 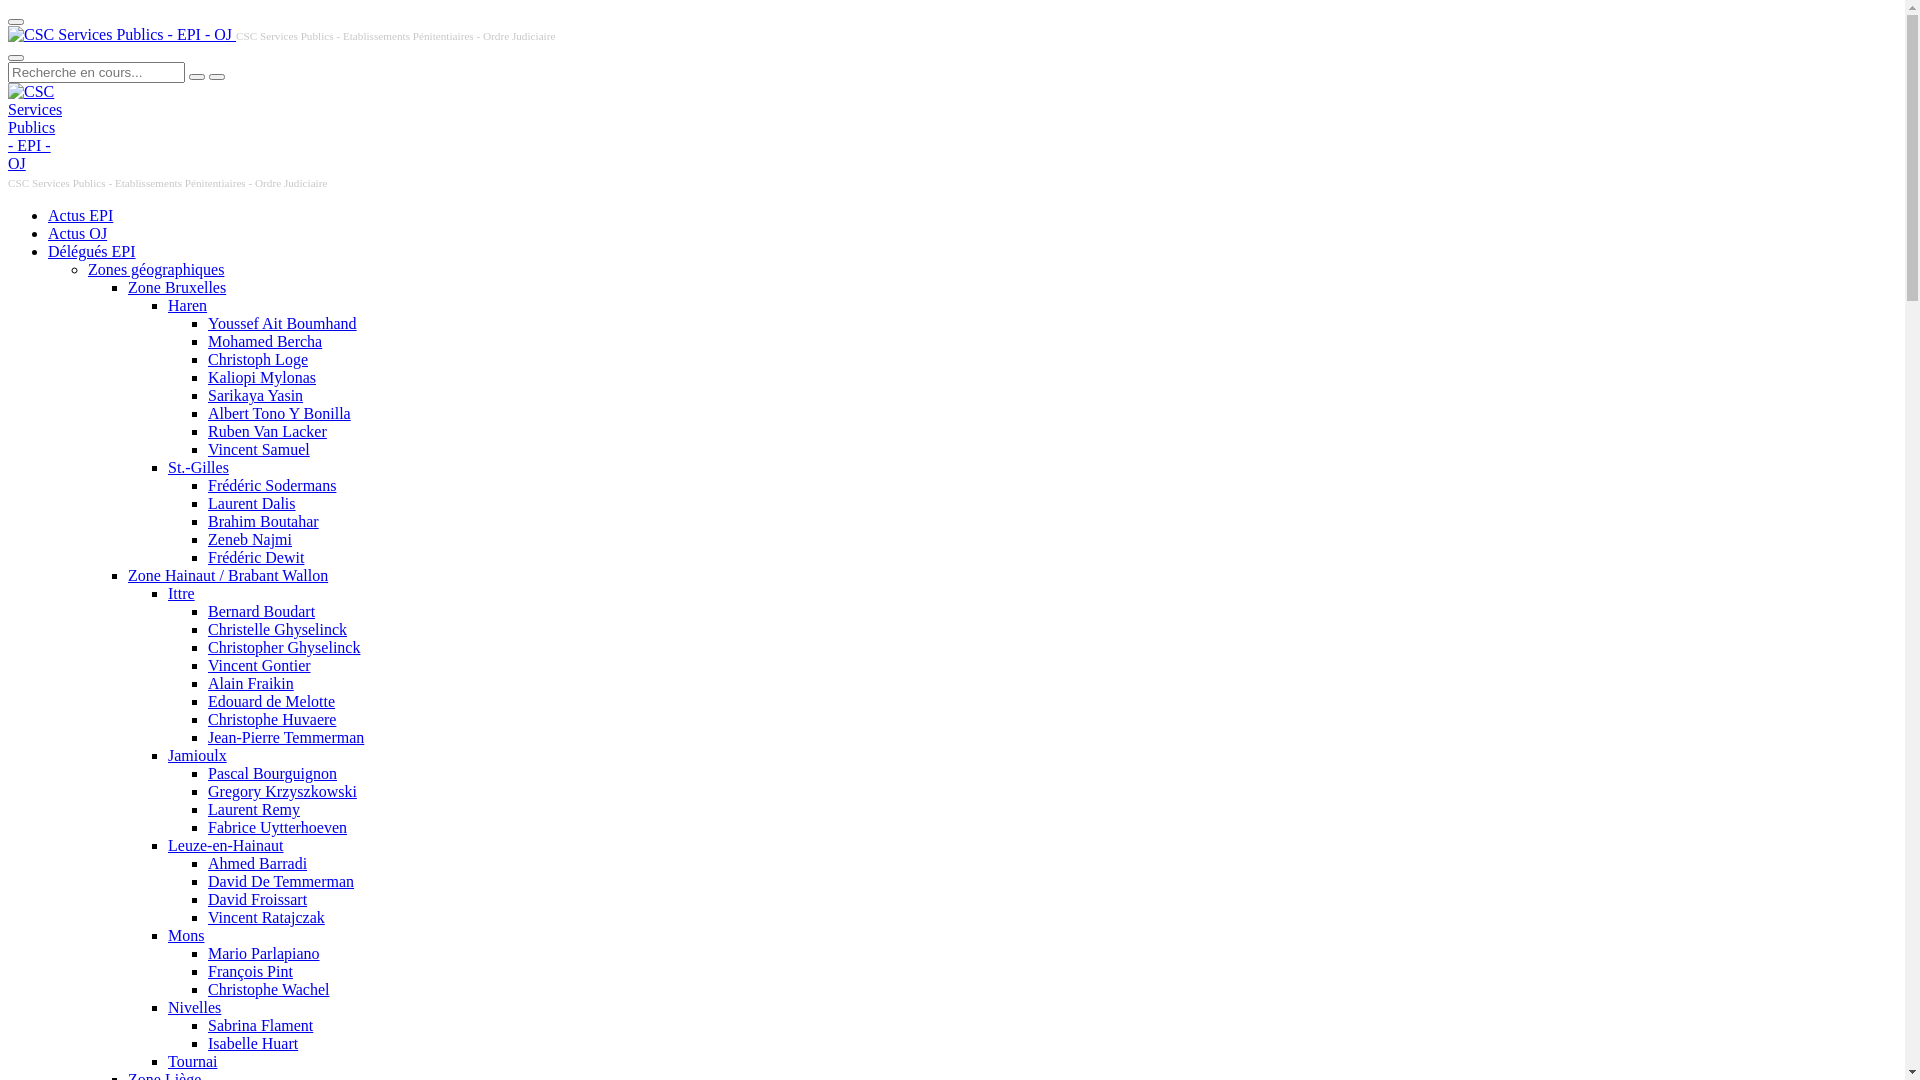 I want to click on 'Bernard Boudart', so click(x=260, y=610).